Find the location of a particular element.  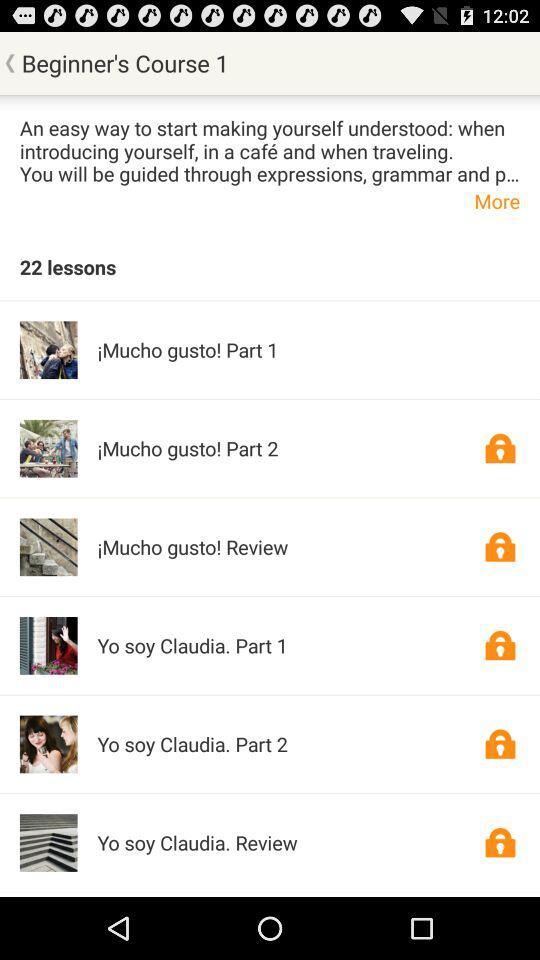

an easy way is located at coordinates (270, 149).